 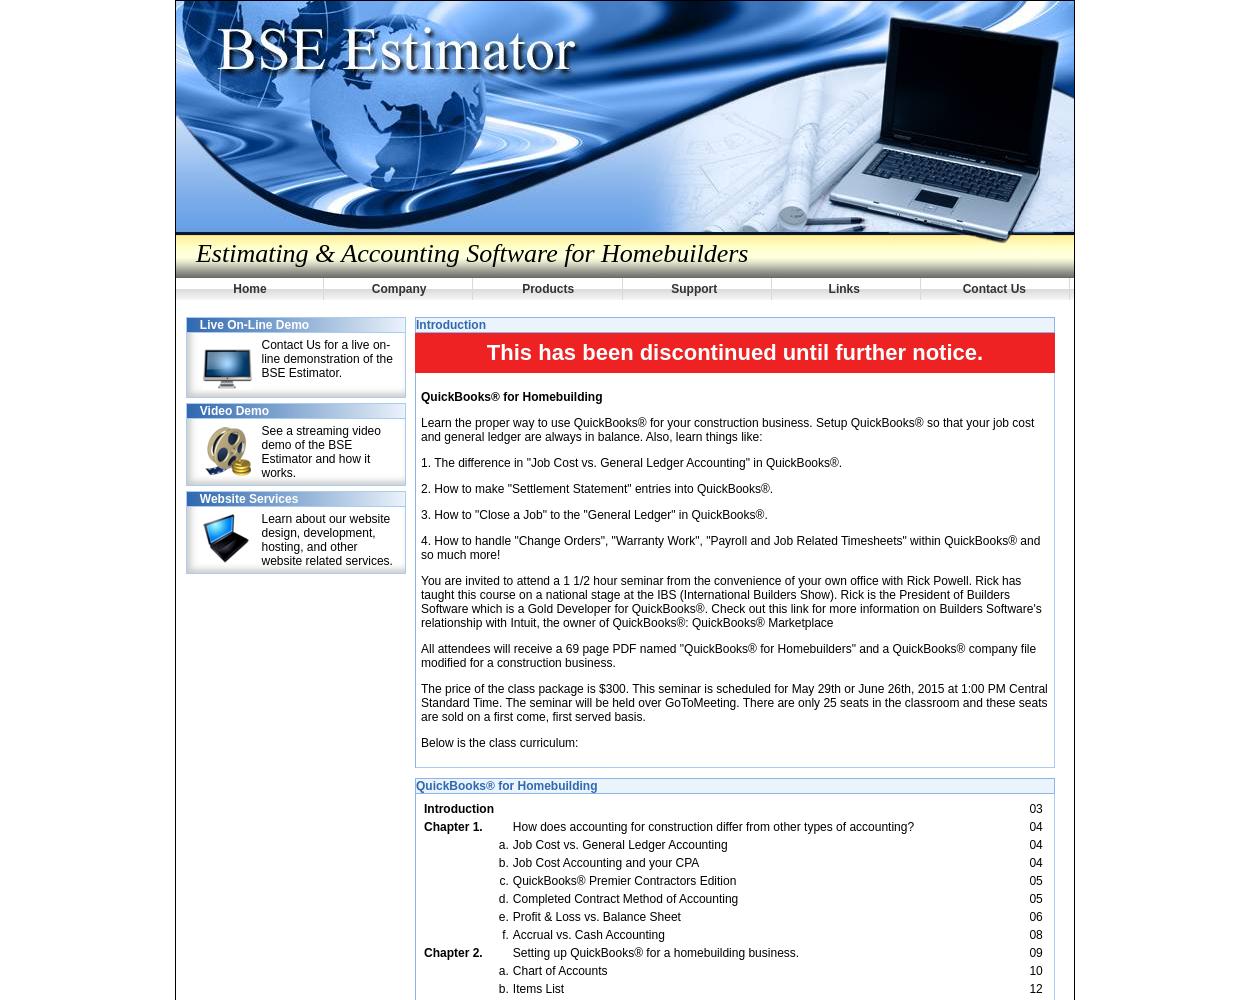 I want to click on 'Training Service', so click(x=210, y=35).